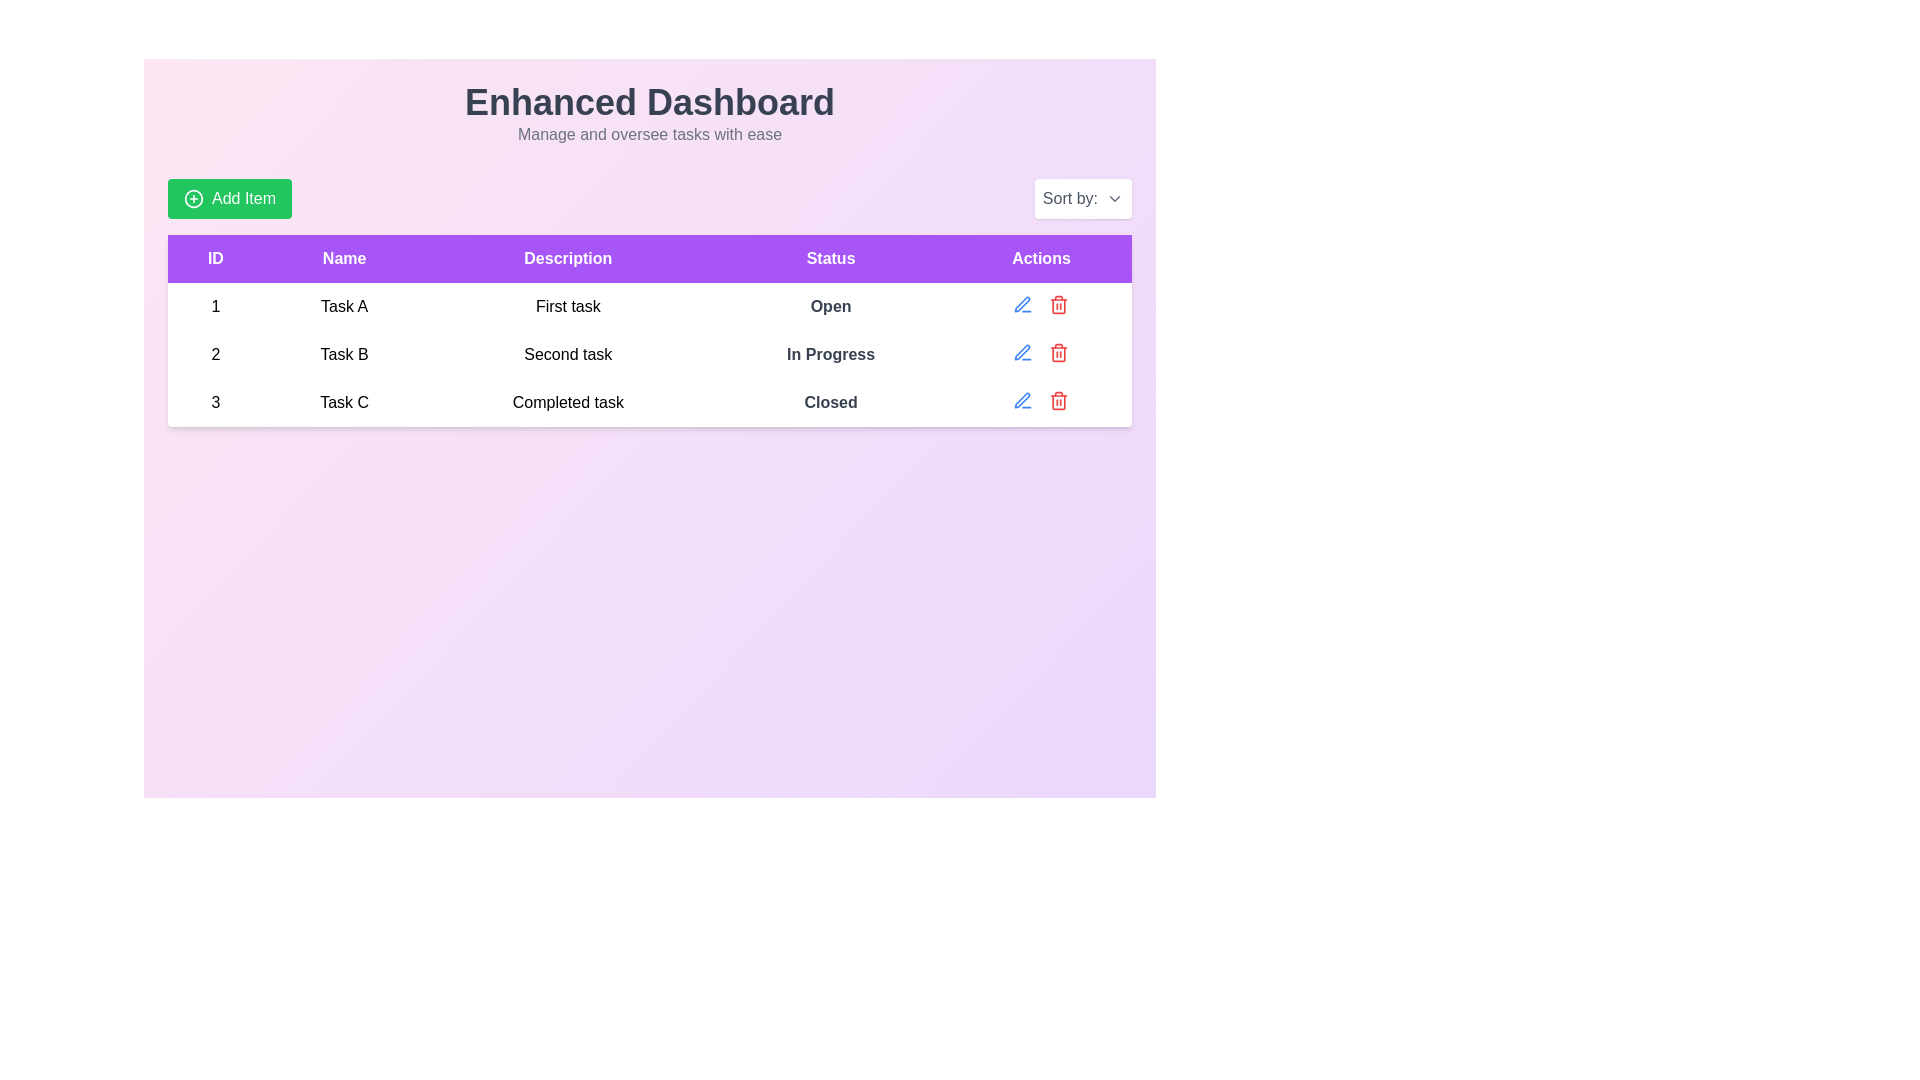 This screenshot has height=1080, width=1920. What do you see at coordinates (567, 307) in the screenshot?
I see `the text label reading 'First task', which is located in the third column of the first row of the table below the 'Description' header` at bounding box center [567, 307].